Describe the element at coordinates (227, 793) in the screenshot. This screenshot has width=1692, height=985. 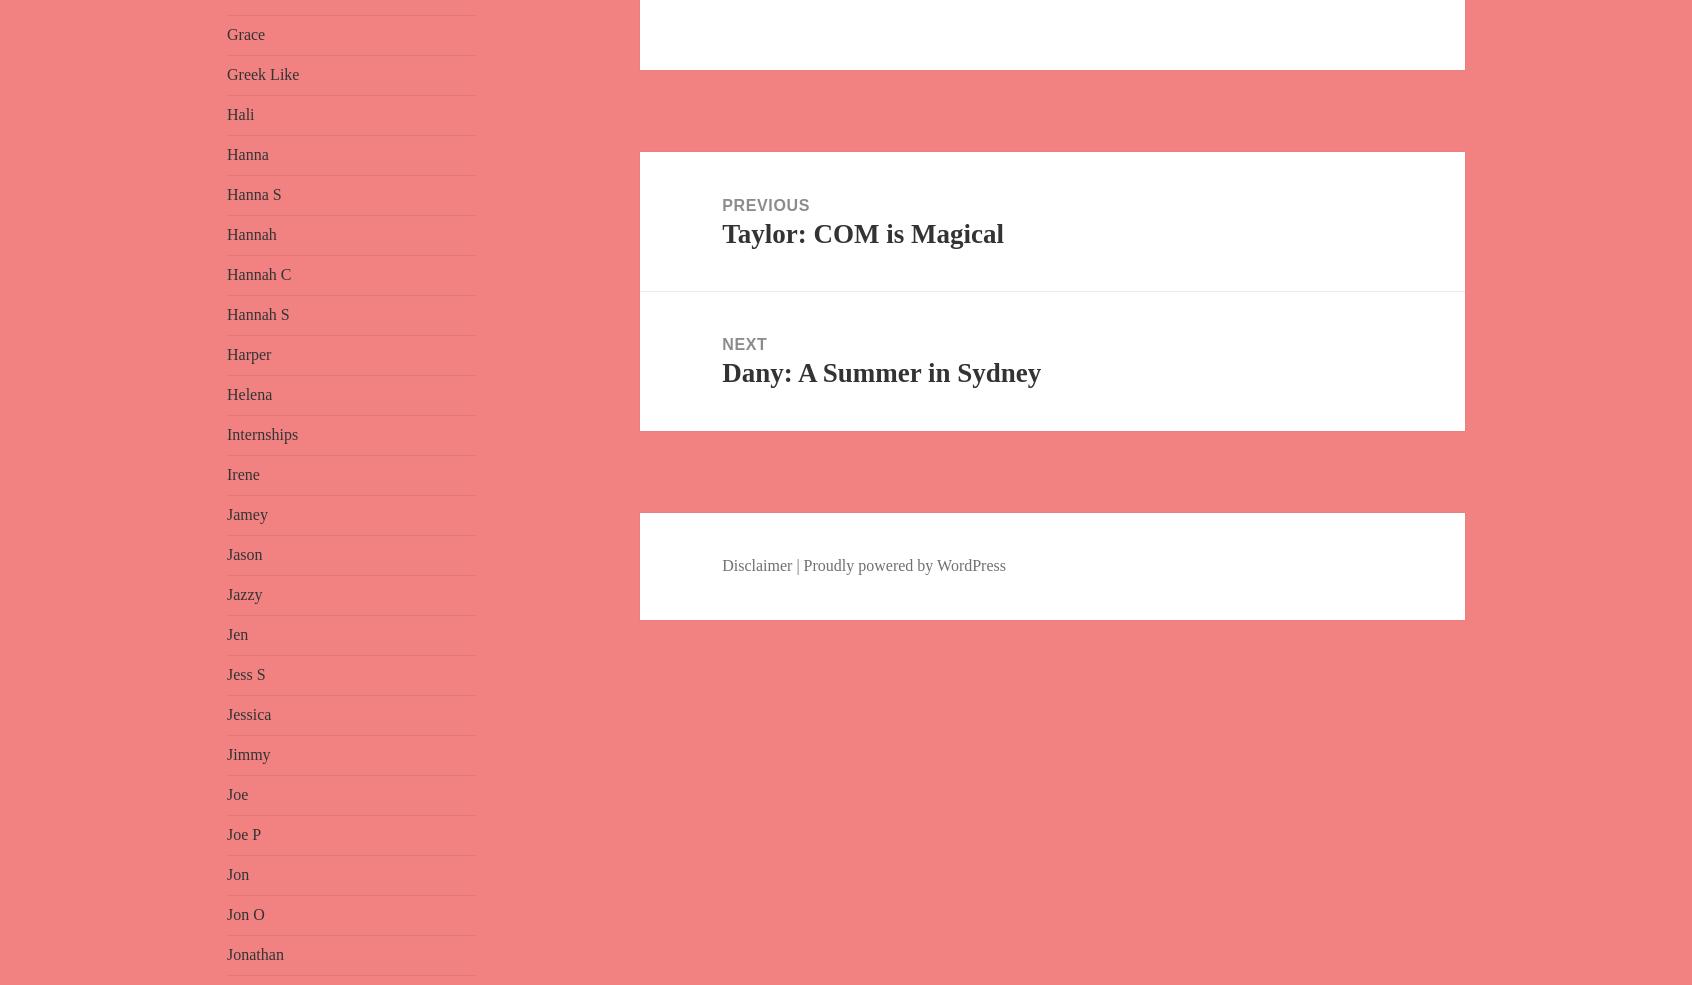
I see `'Joe'` at that location.